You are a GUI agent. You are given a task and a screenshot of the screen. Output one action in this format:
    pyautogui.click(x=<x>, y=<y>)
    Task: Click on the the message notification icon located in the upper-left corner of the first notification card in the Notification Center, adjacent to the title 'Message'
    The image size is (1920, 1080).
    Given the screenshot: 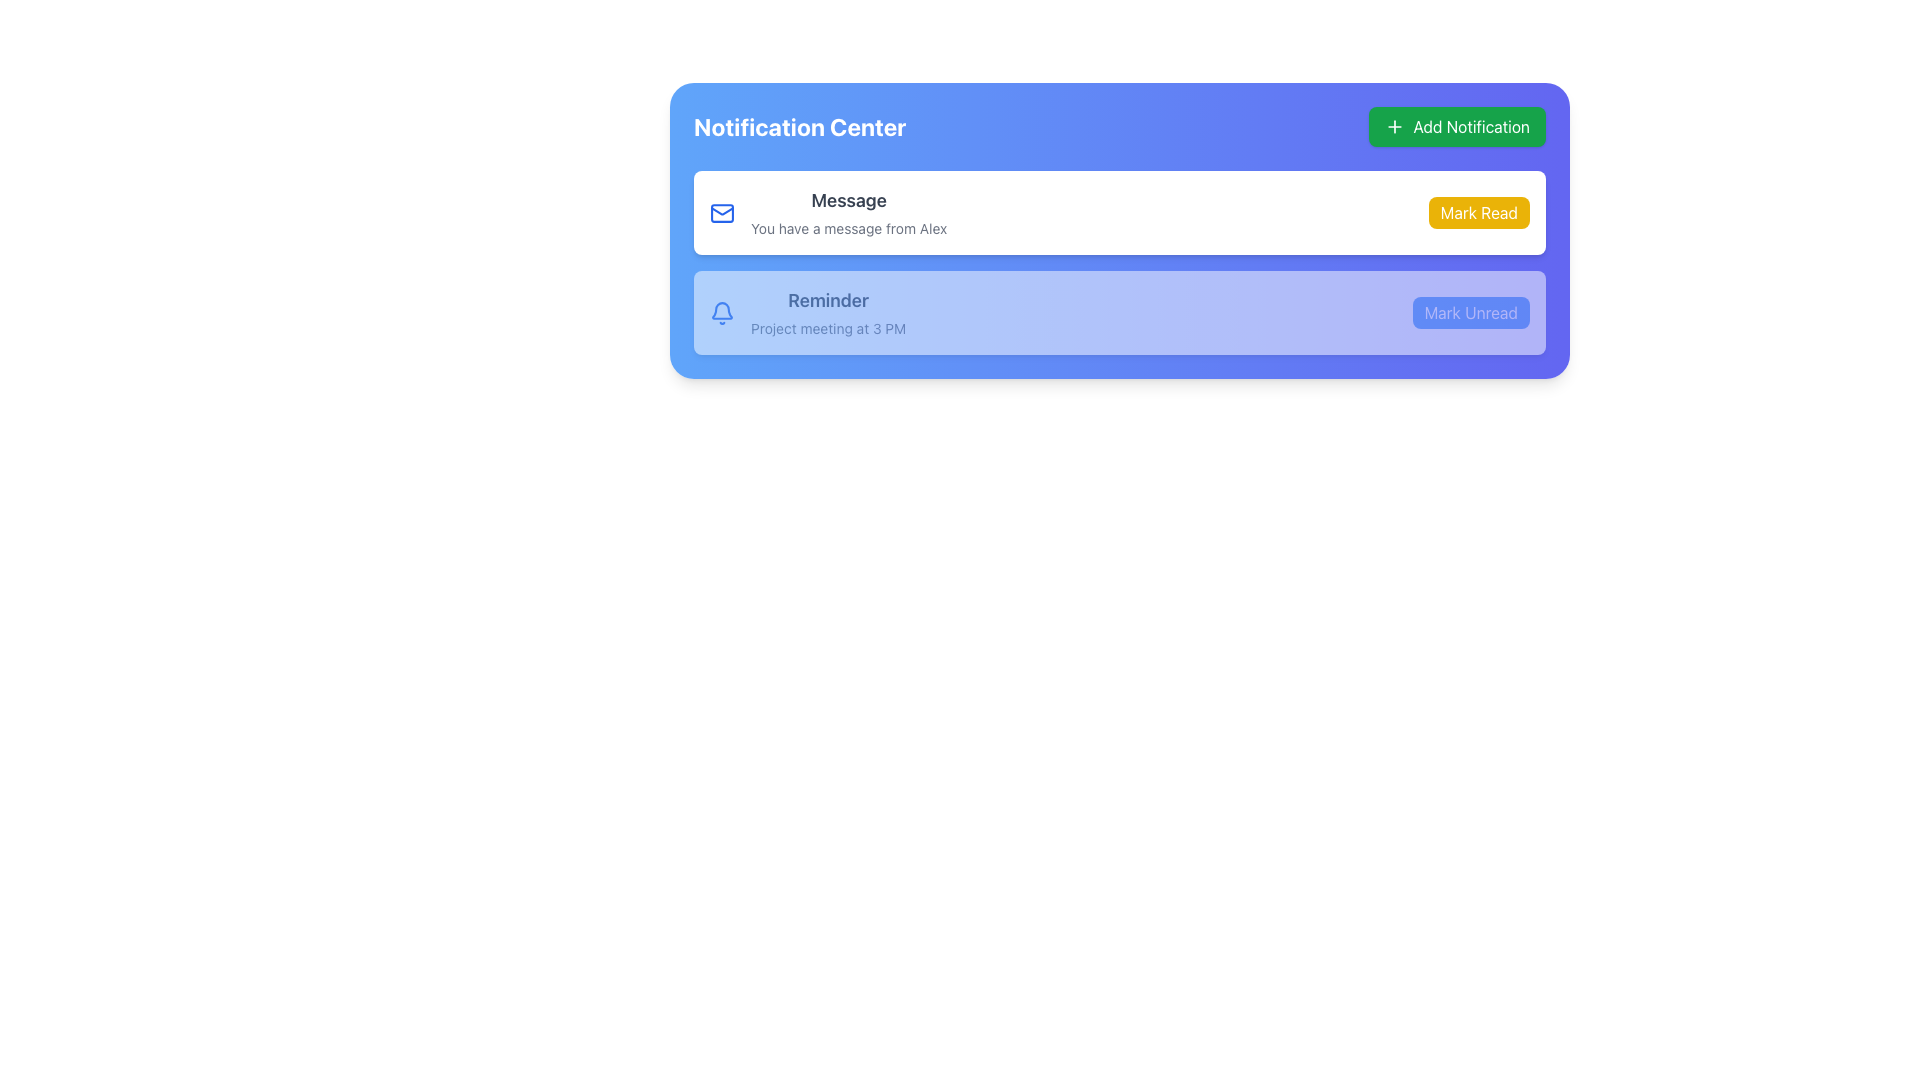 What is the action you would take?
    pyautogui.click(x=721, y=212)
    